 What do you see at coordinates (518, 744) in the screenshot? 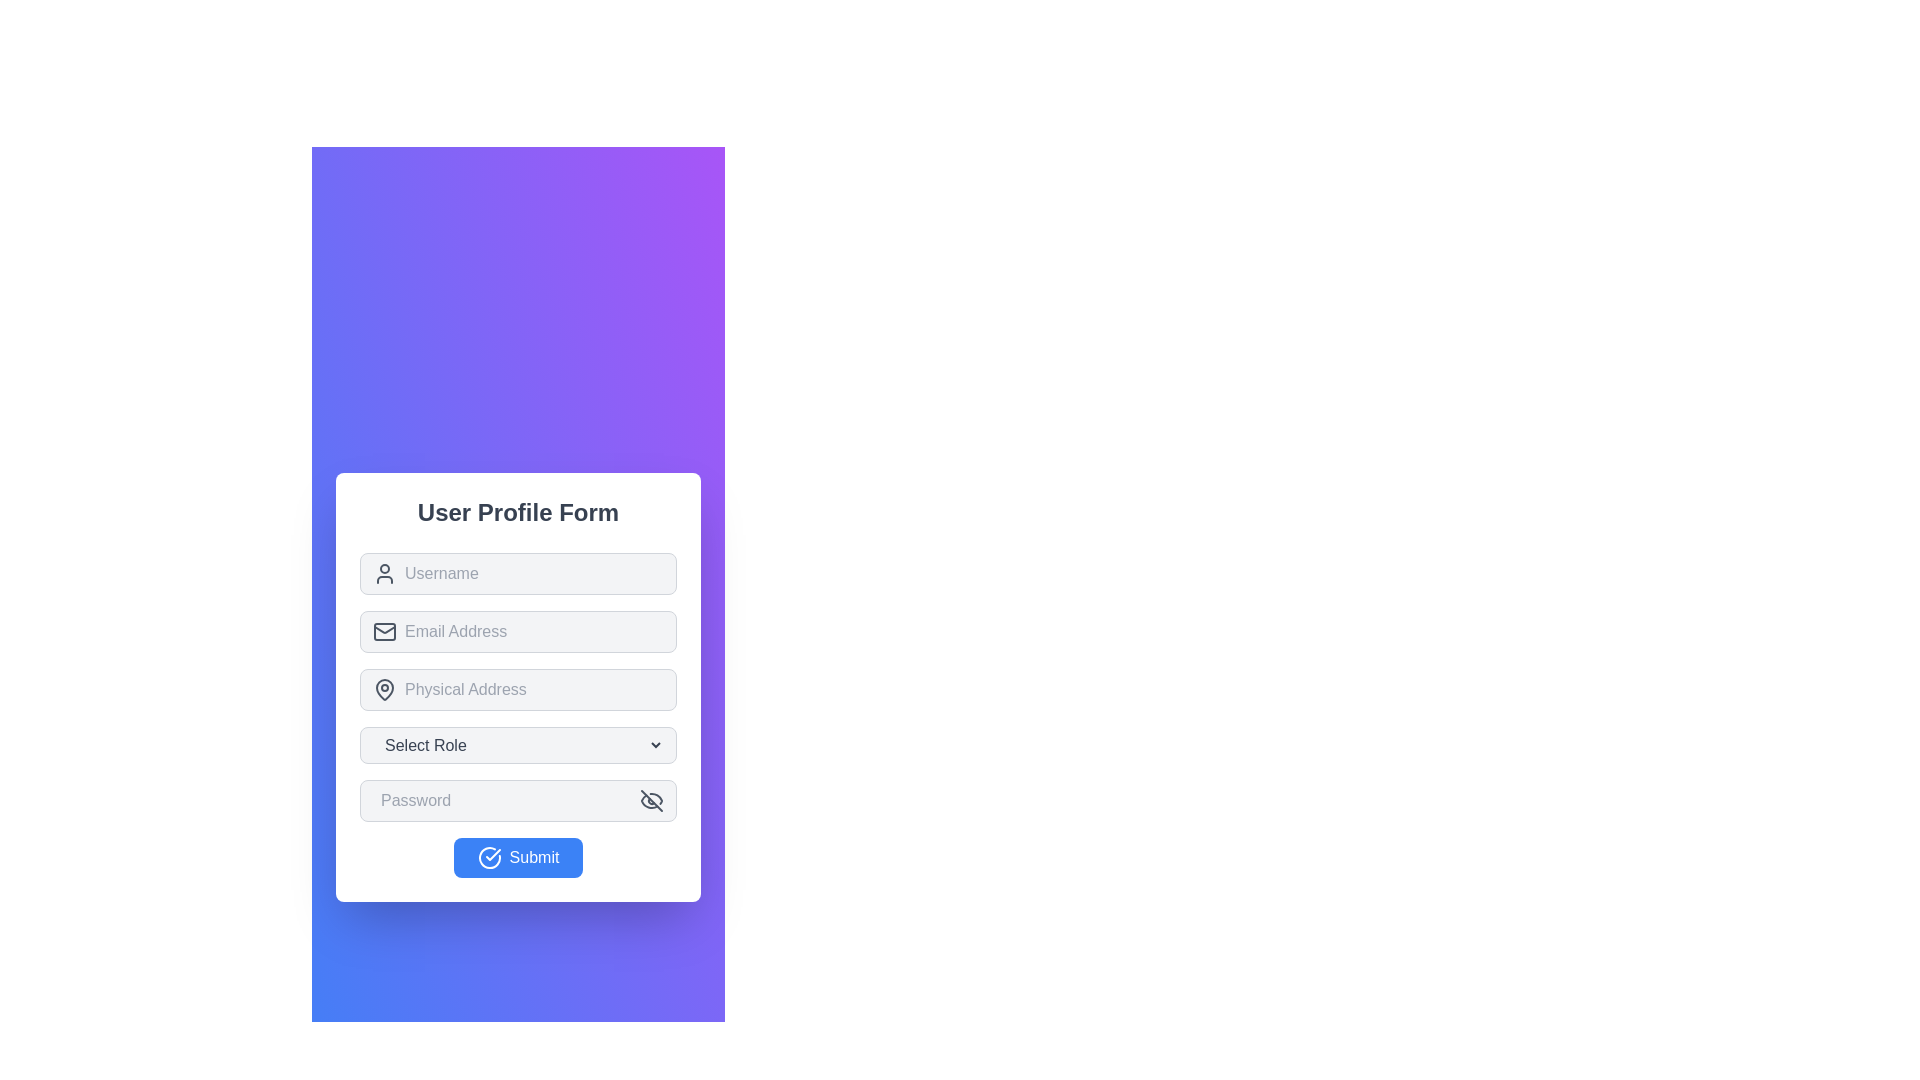
I see `the dropdown menu labeled 'Select Role'` at bounding box center [518, 744].